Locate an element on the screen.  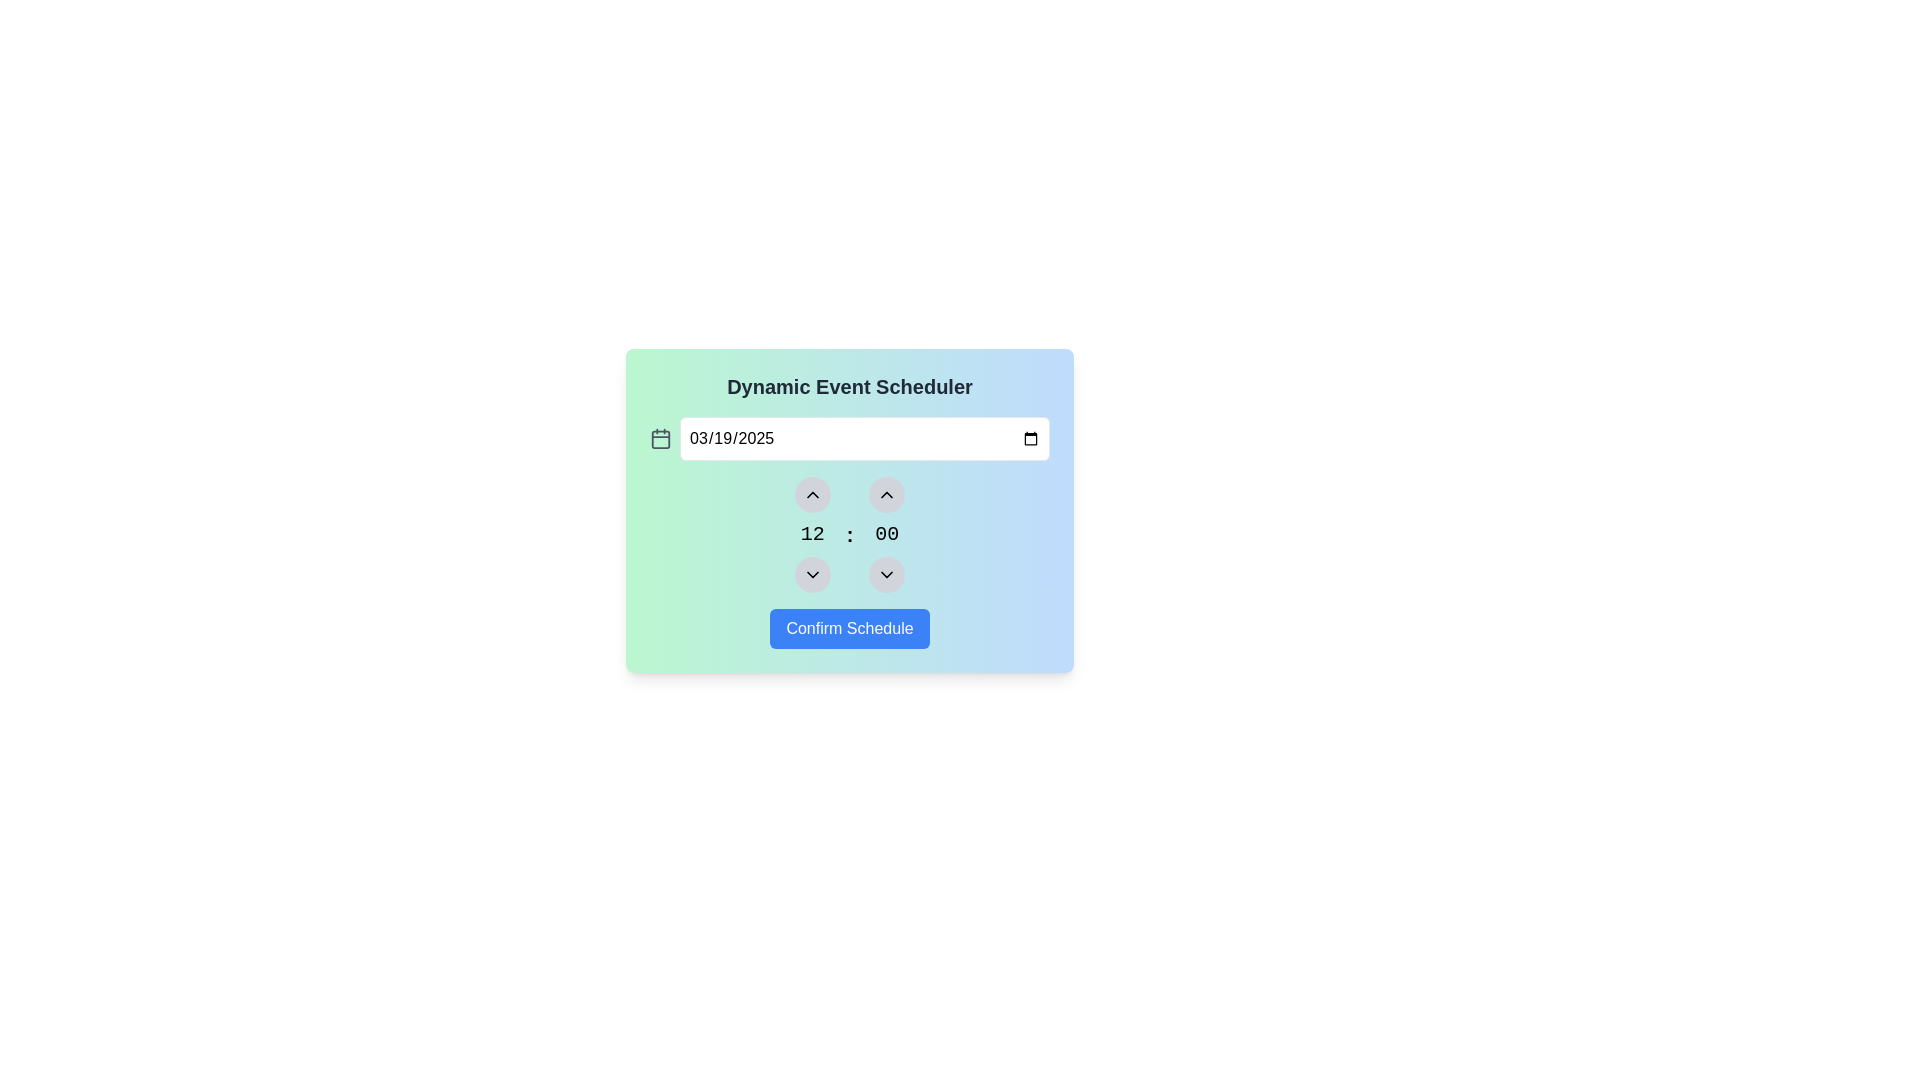
the downward chevron button located below the numeric display of '12' to decrease its value is located at coordinates (812, 574).